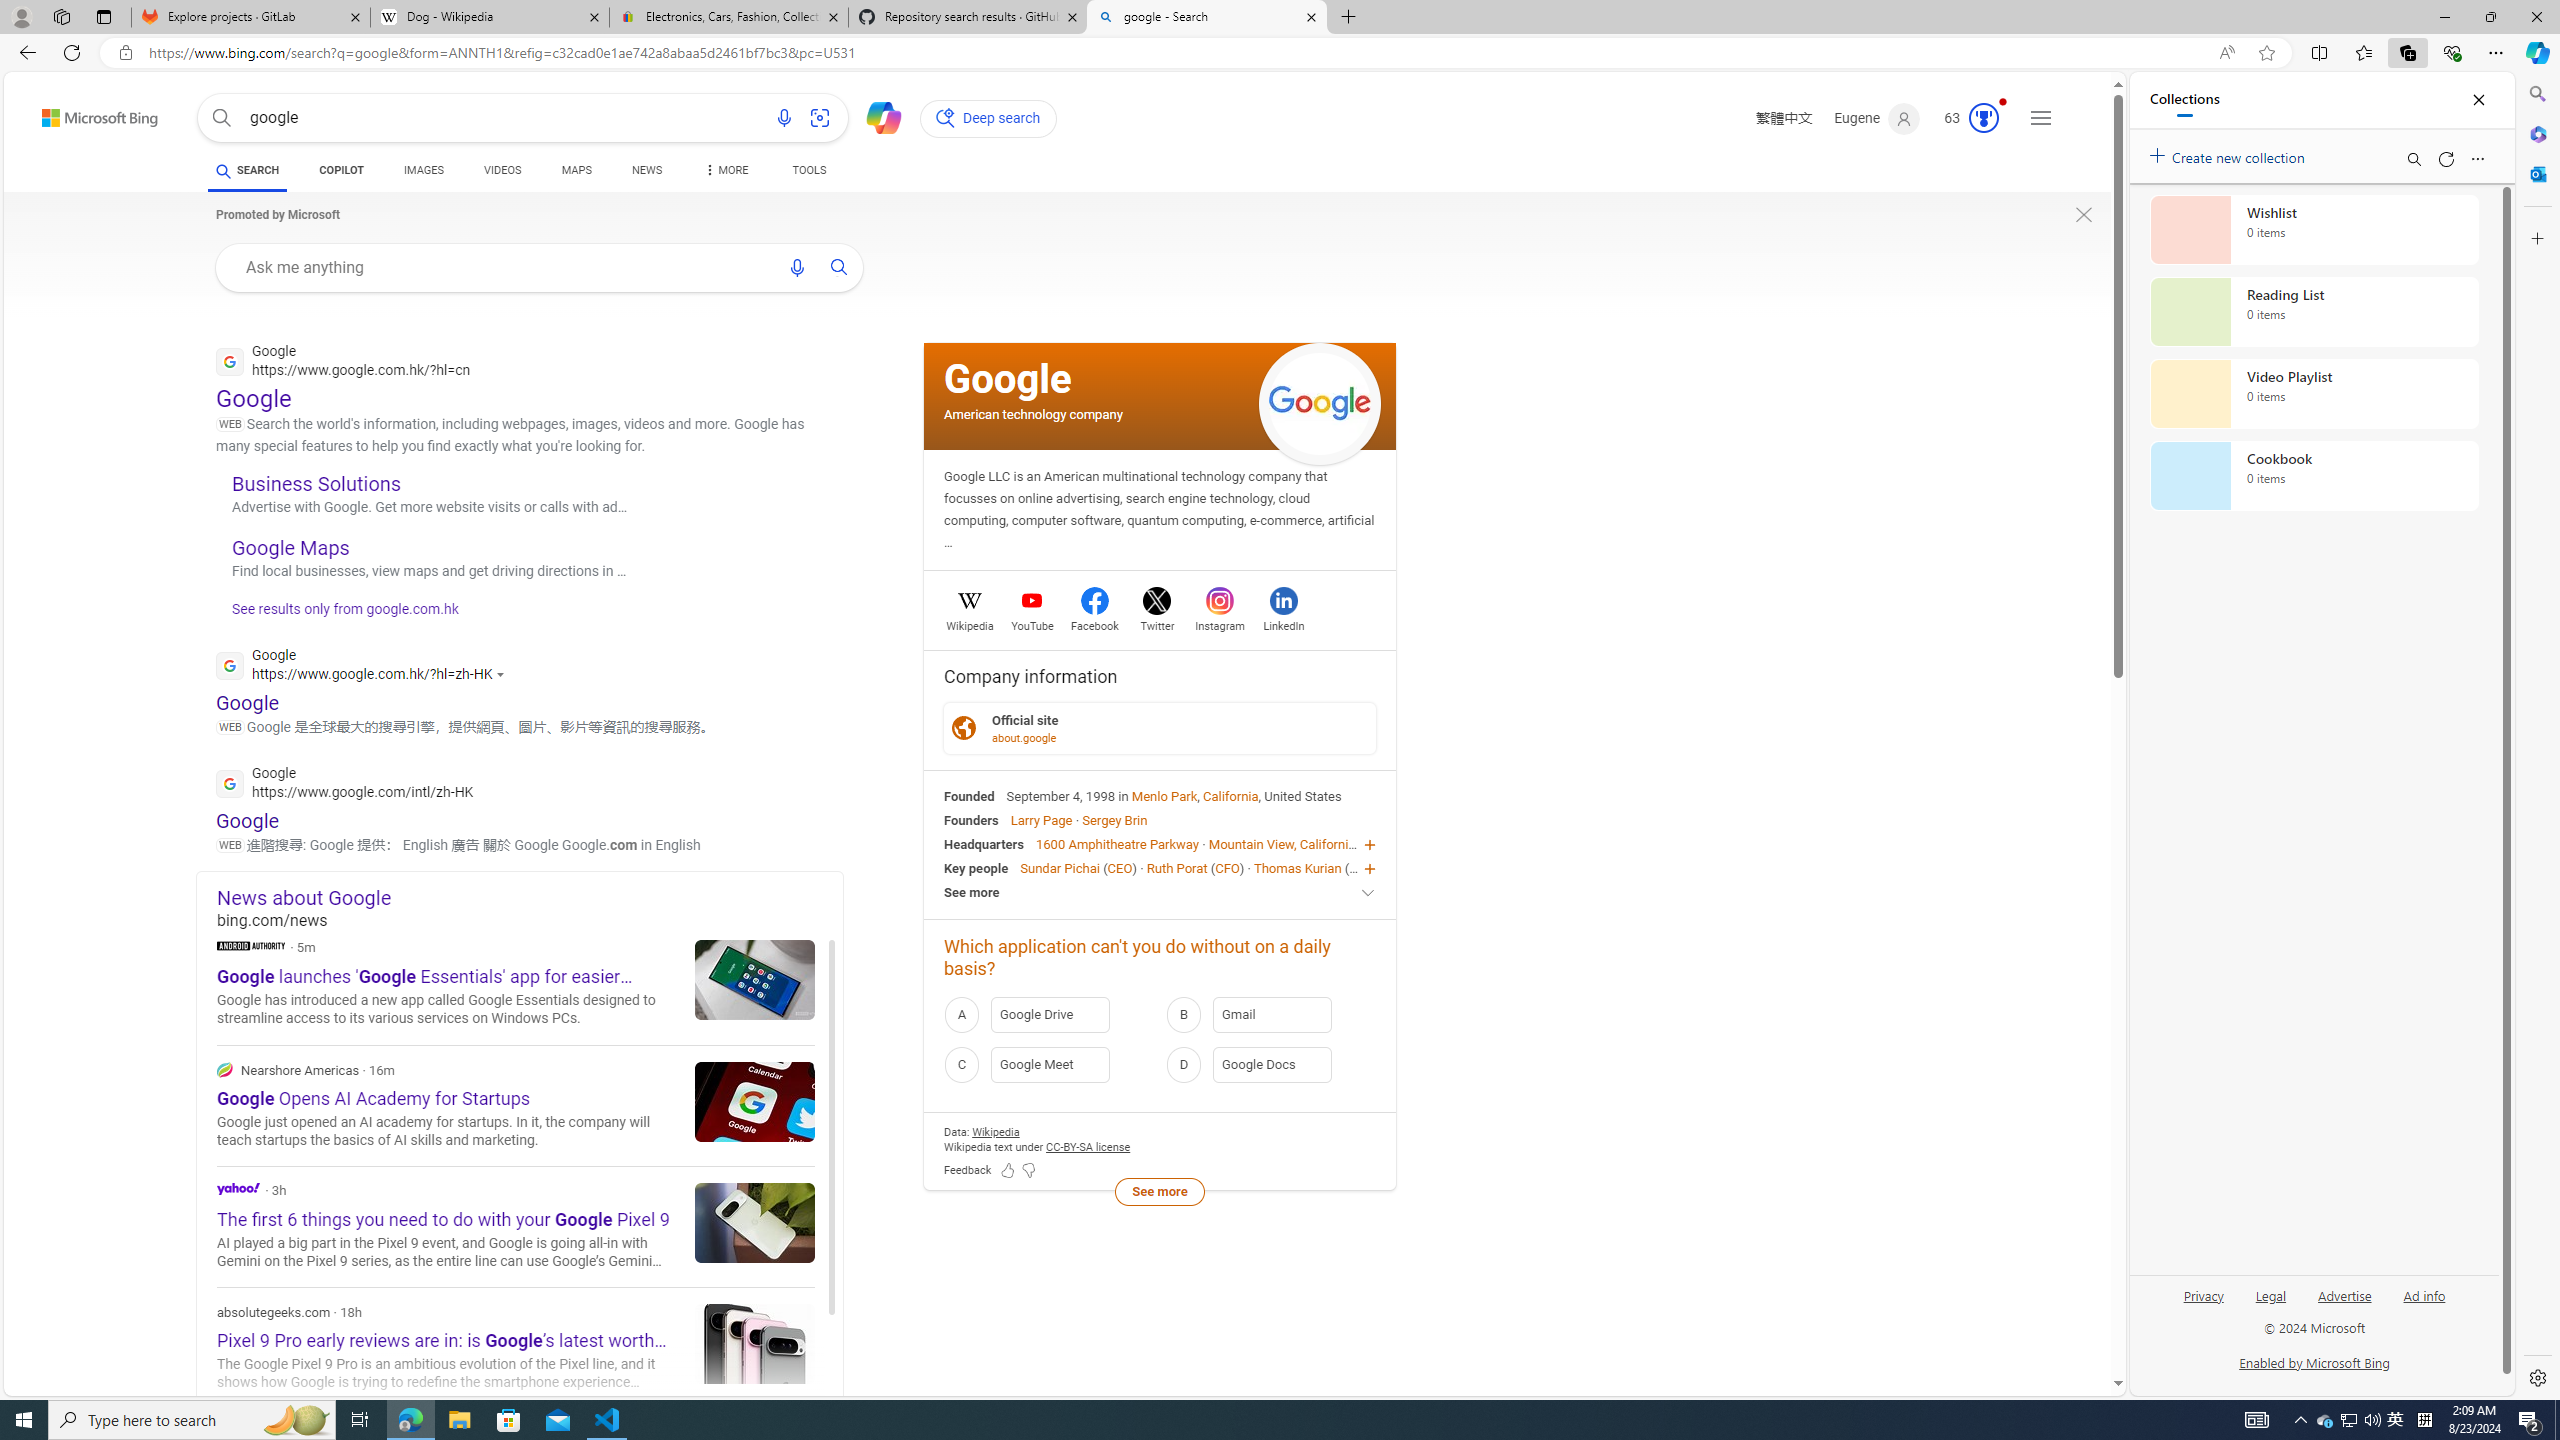 This screenshot has width=2560, height=1440. I want to click on 'Feedback Like', so click(1007, 1171).